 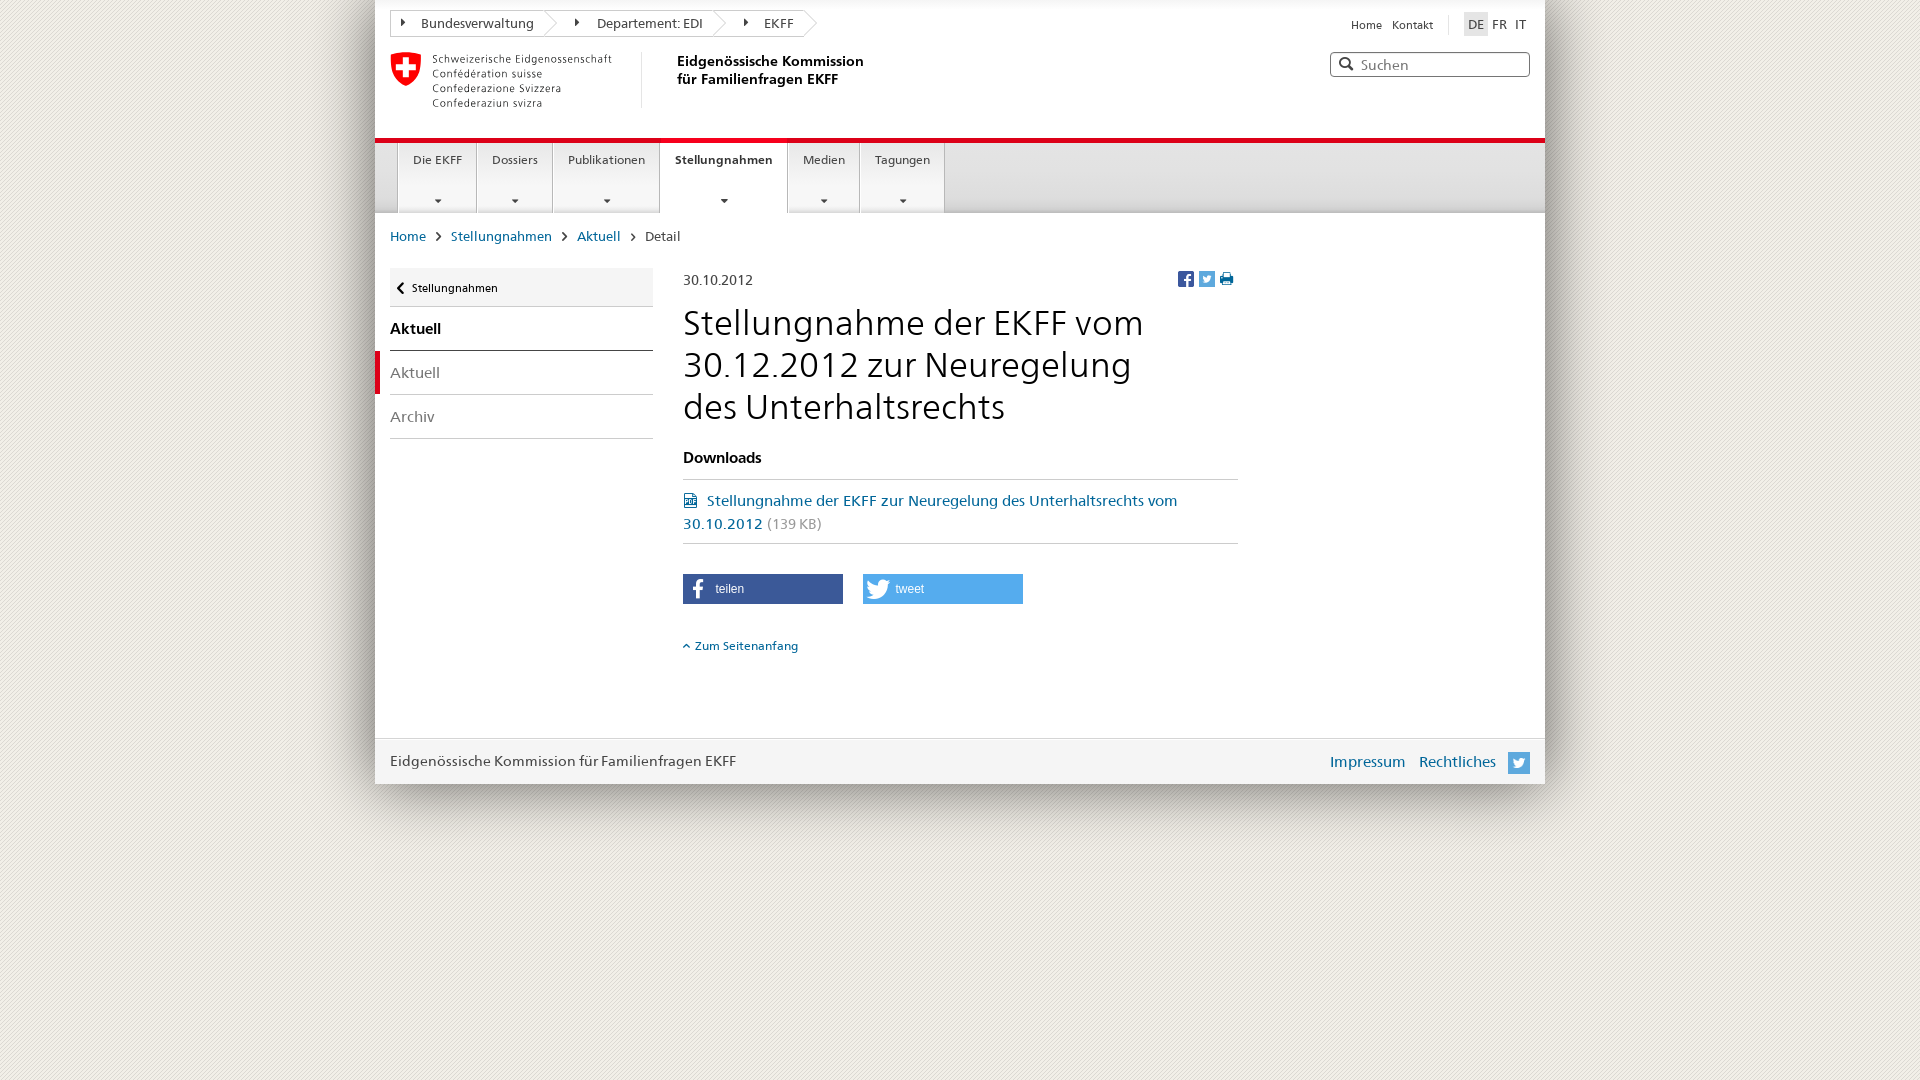 What do you see at coordinates (761, 588) in the screenshot?
I see `'teilen'` at bounding box center [761, 588].